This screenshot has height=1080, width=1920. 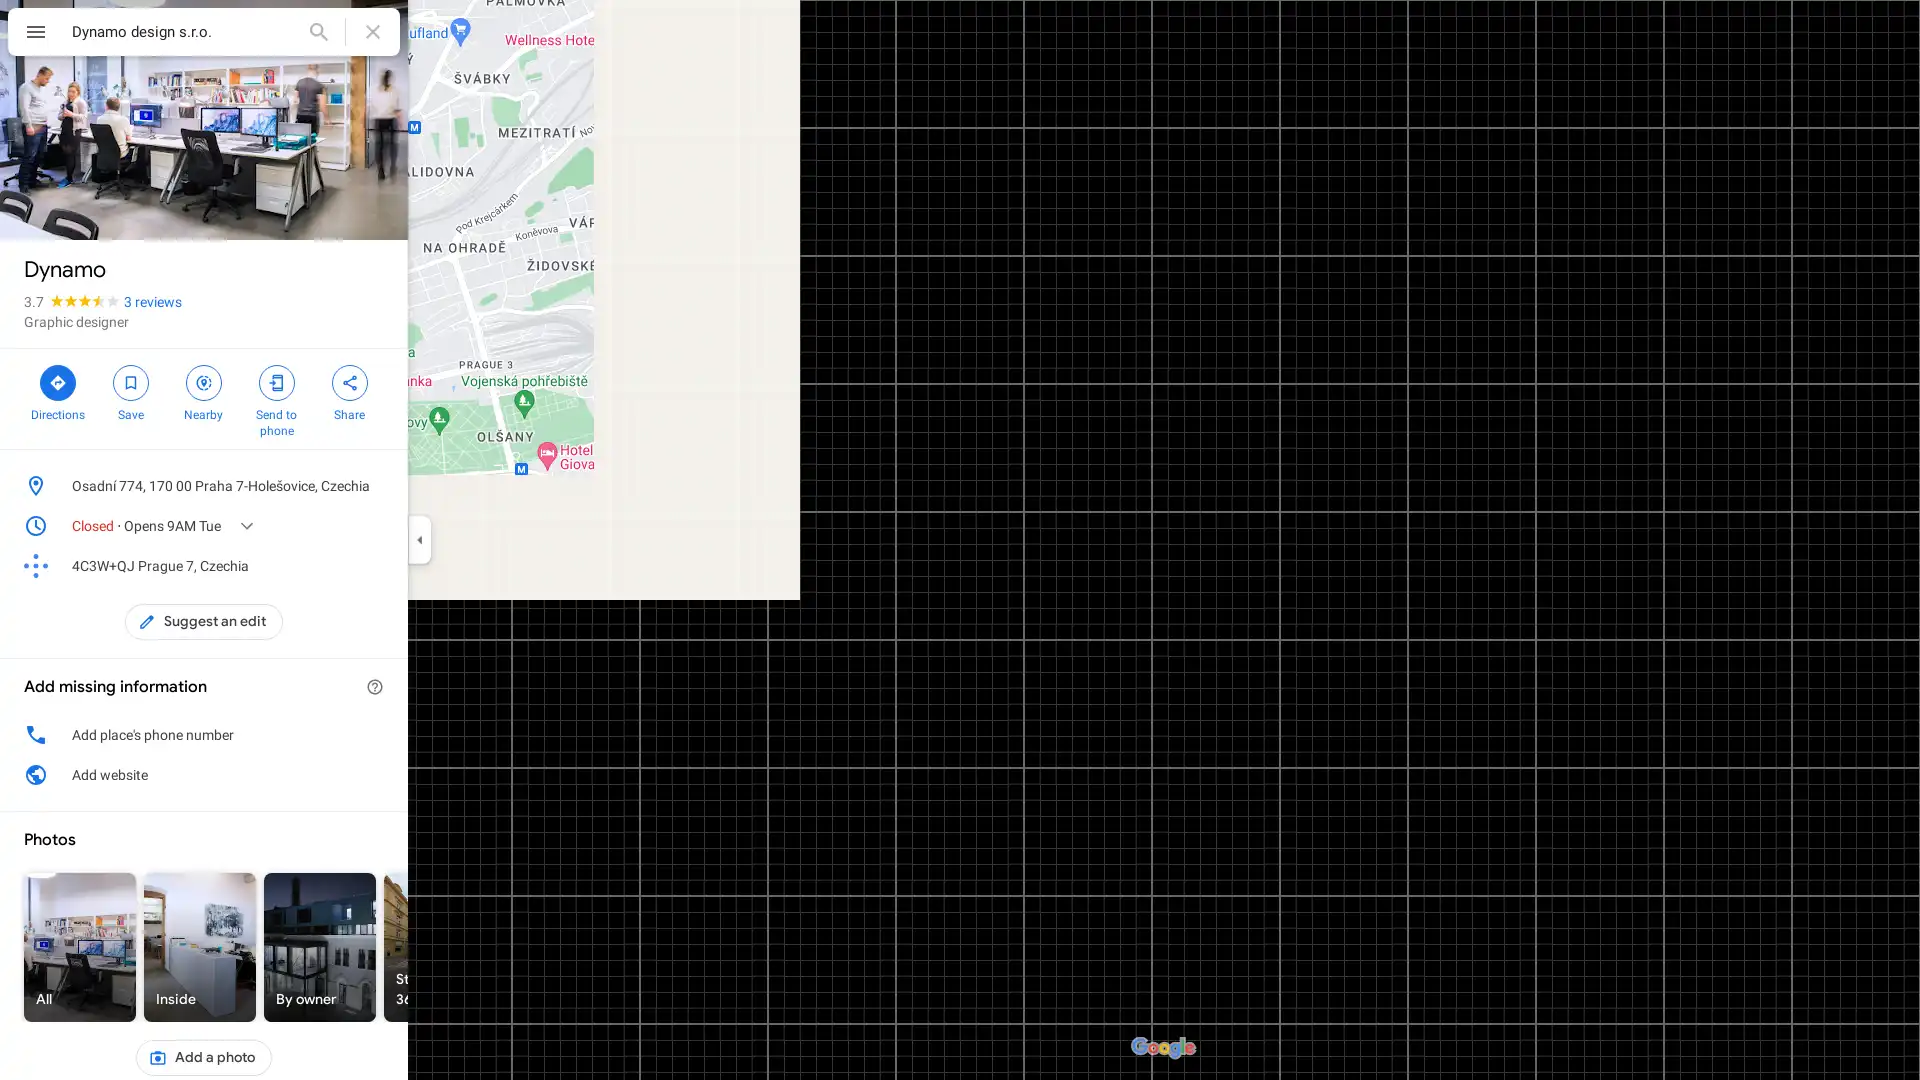 What do you see at coordinates (349, 390) in the screenshot?
I see `Share Dynamo` at bounding box center [349, 390].